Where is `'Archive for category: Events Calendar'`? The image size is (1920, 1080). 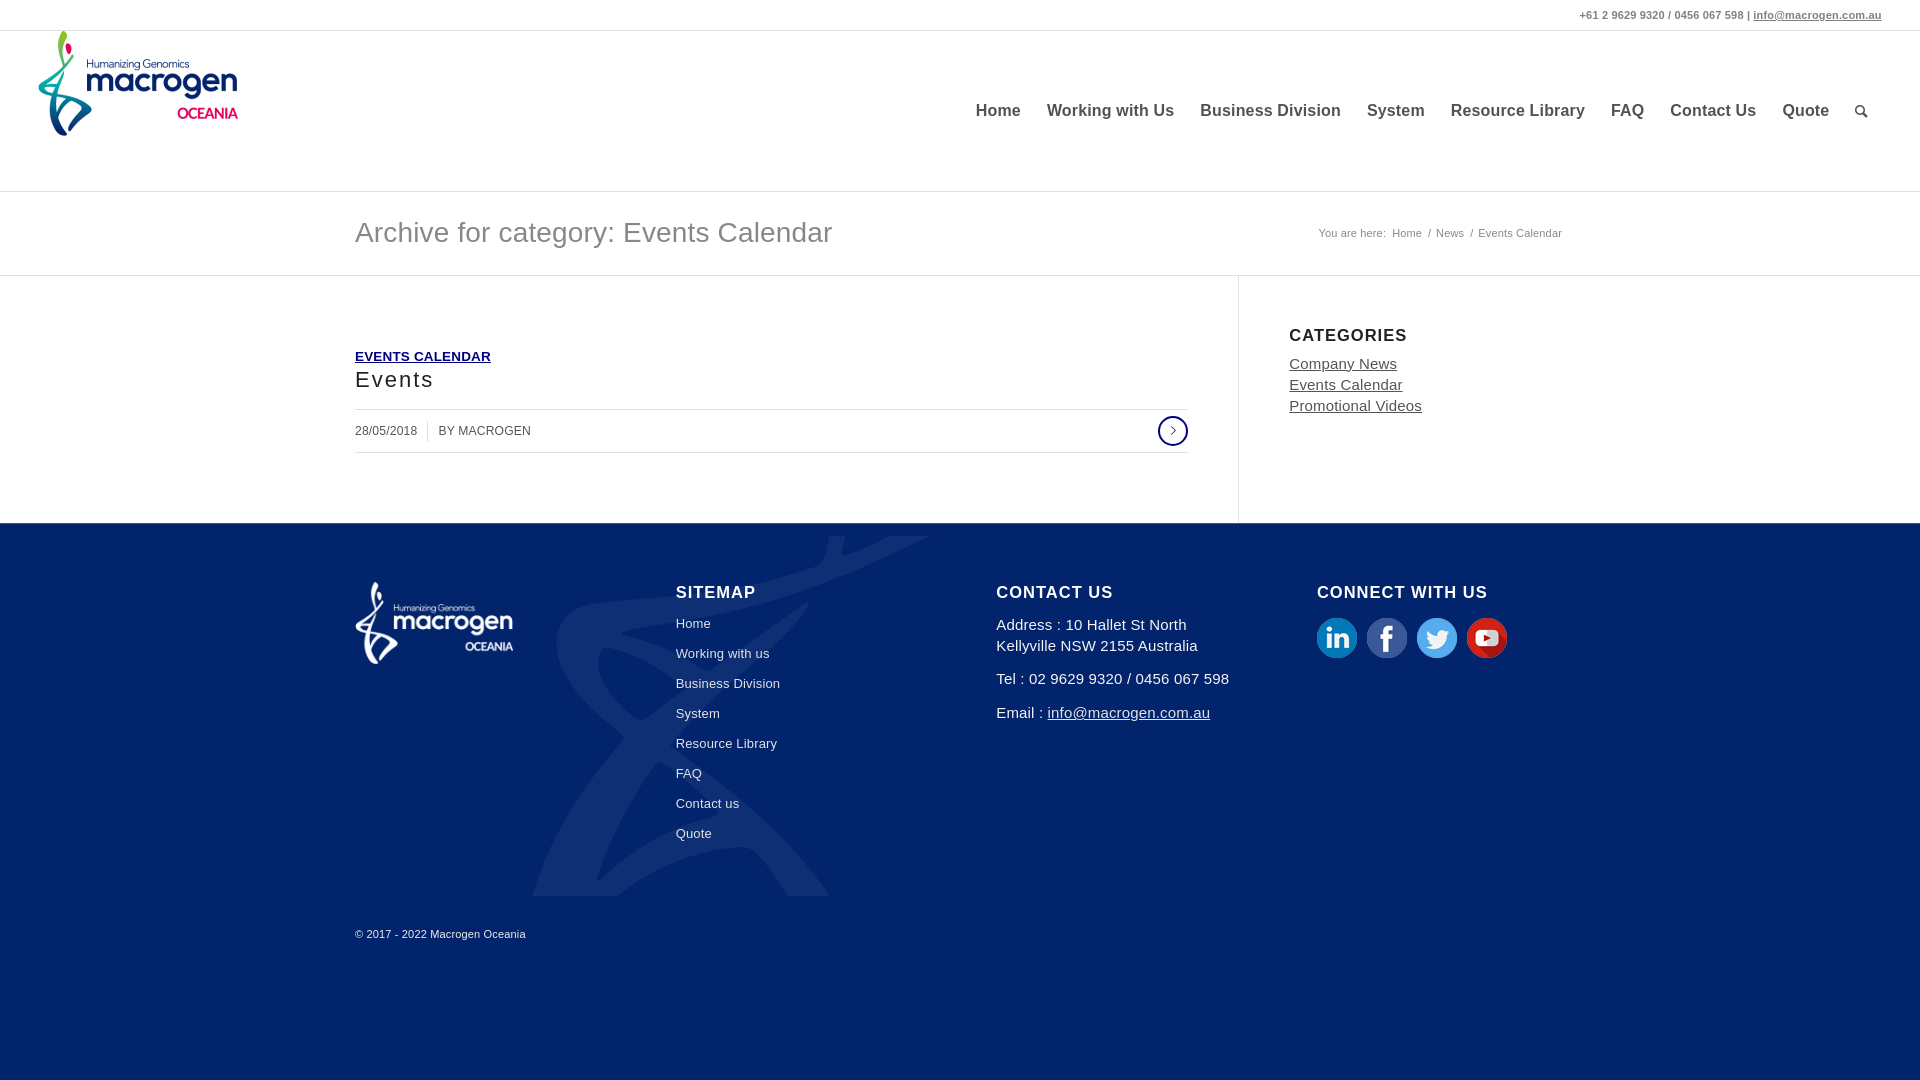 'Archive for category: Events Calendar' is located at coordinates (592, 231).